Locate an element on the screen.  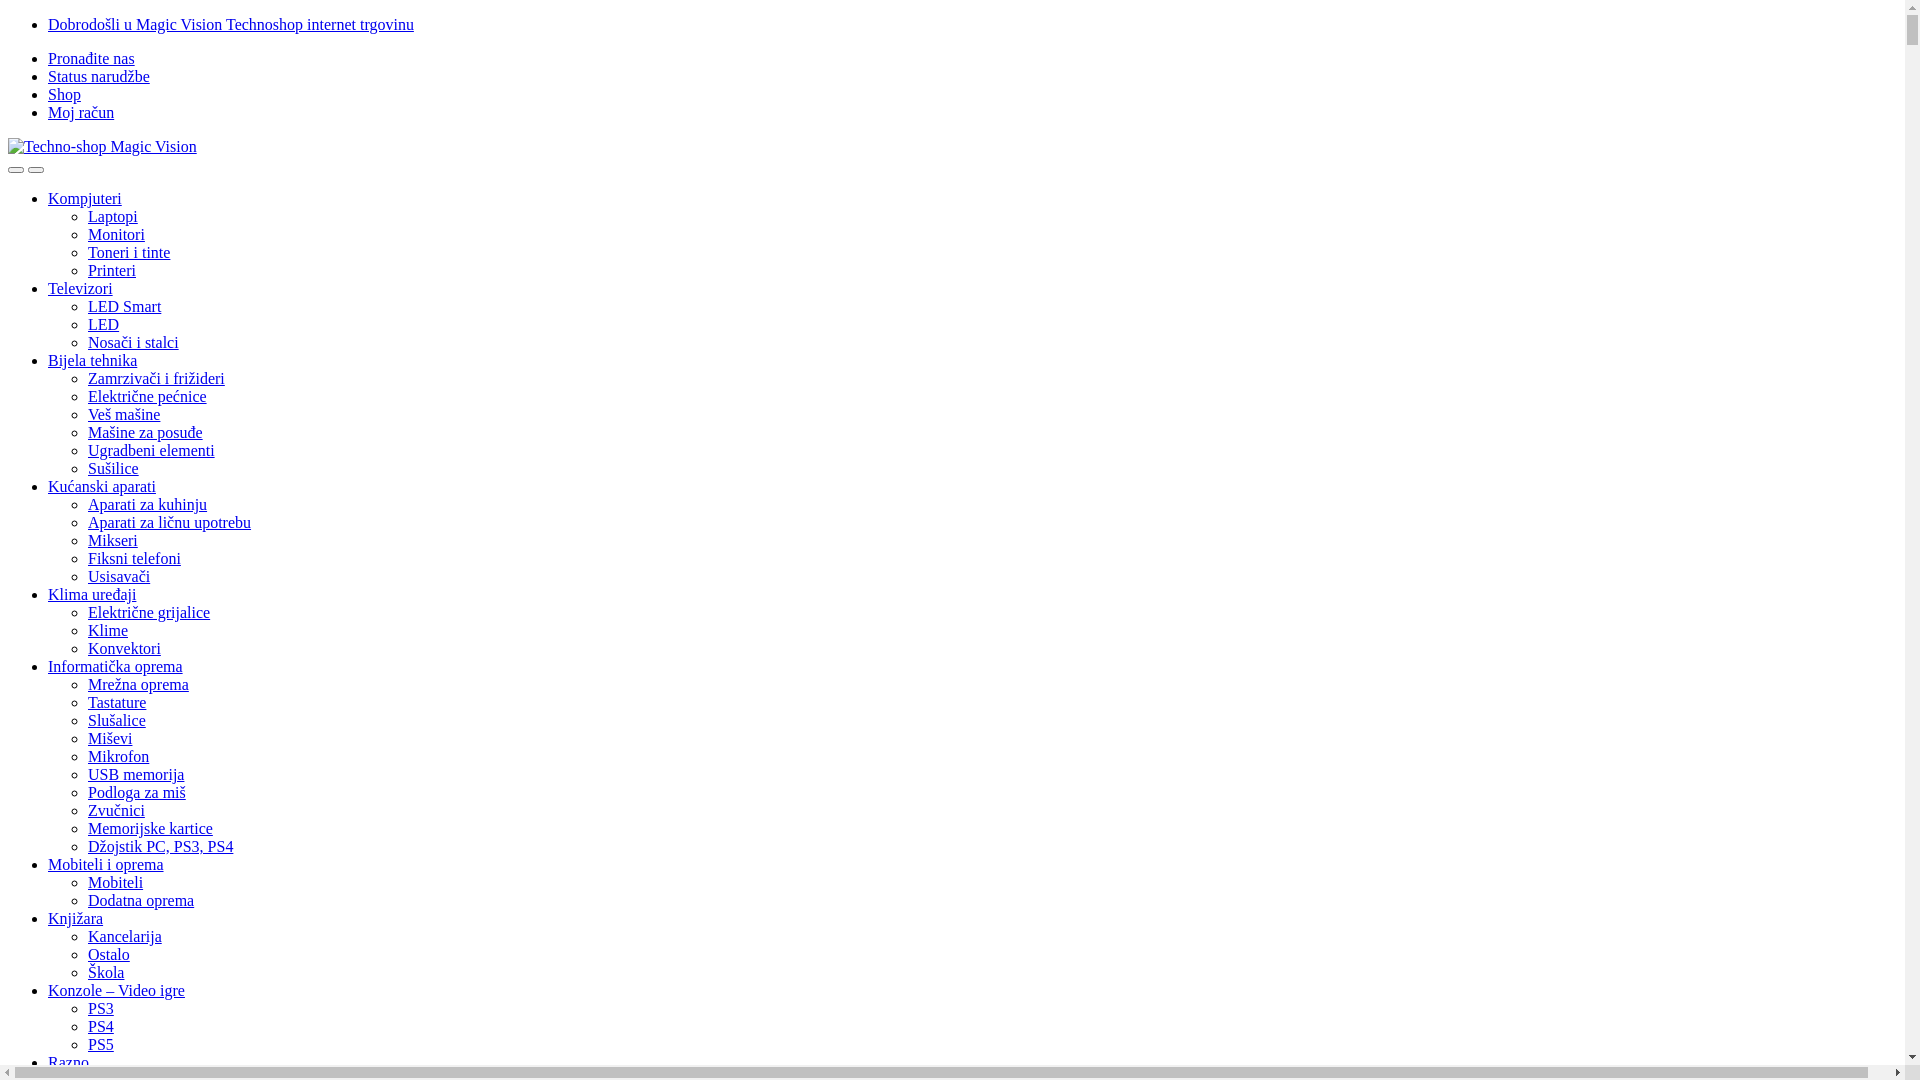
'Toneri i tinte' is located at coordinates (128, 251).